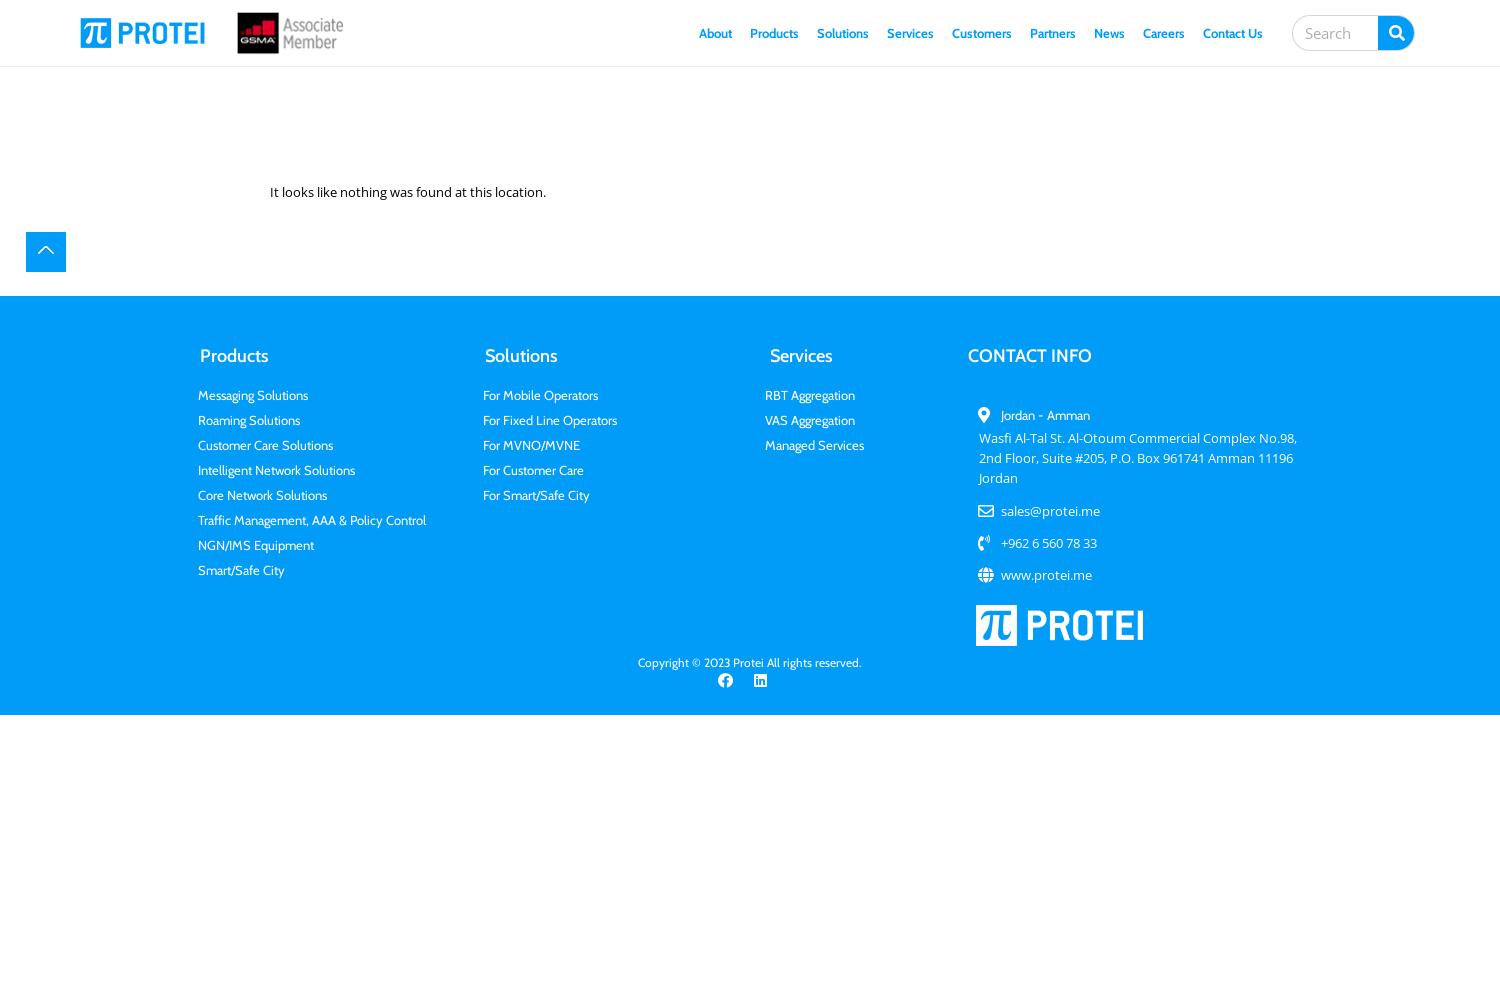 Image resolution: width=1500 pixels, height=1000 pixels. What do you see at coordinates (549, 420) in the screenshot?
I see `'For Fixed Line Operators'` at bounding box center [549, 420].